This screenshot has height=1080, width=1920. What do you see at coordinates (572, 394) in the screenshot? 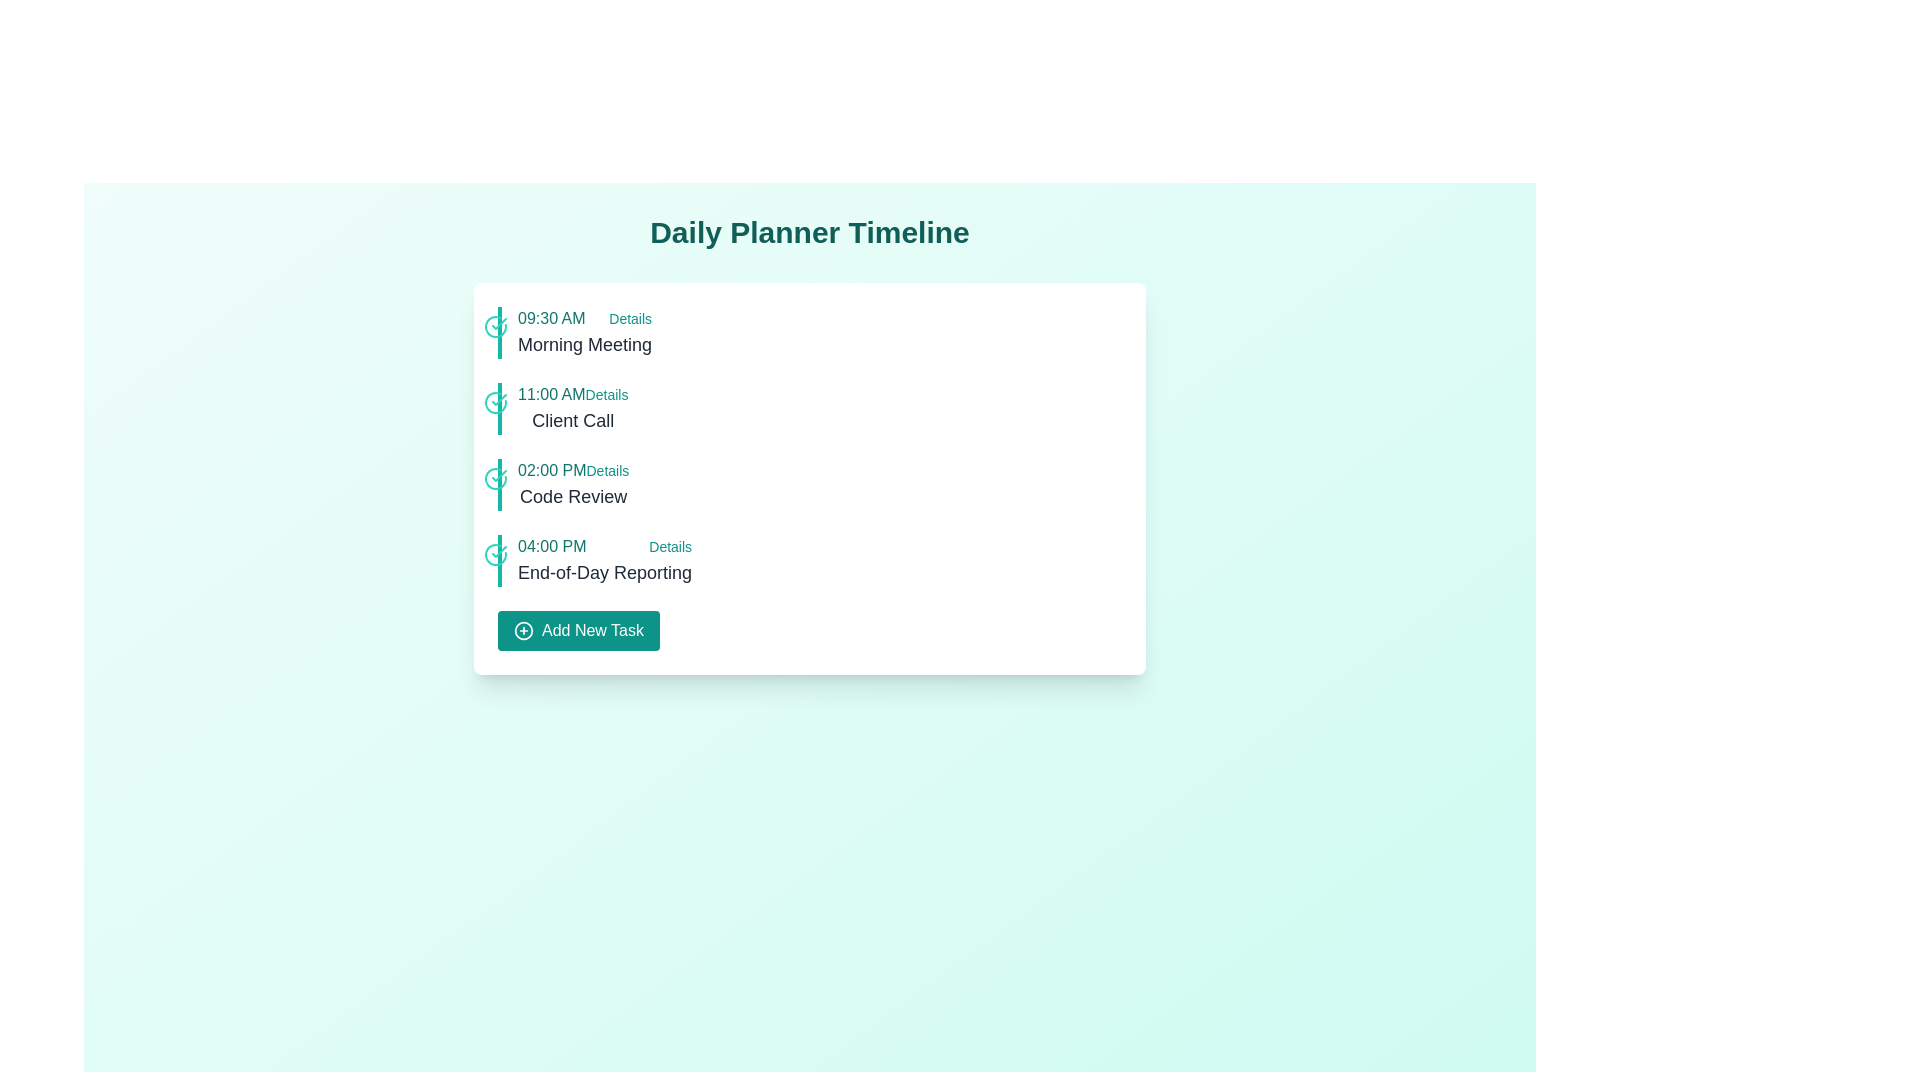
I see `the 'Details' link in the Time-slot entry displaying '11:00 AM', which is positioned between '09:30 AM Morning Meeting' and '02:00 PM Code Review'` at bounding box center [572, 394].